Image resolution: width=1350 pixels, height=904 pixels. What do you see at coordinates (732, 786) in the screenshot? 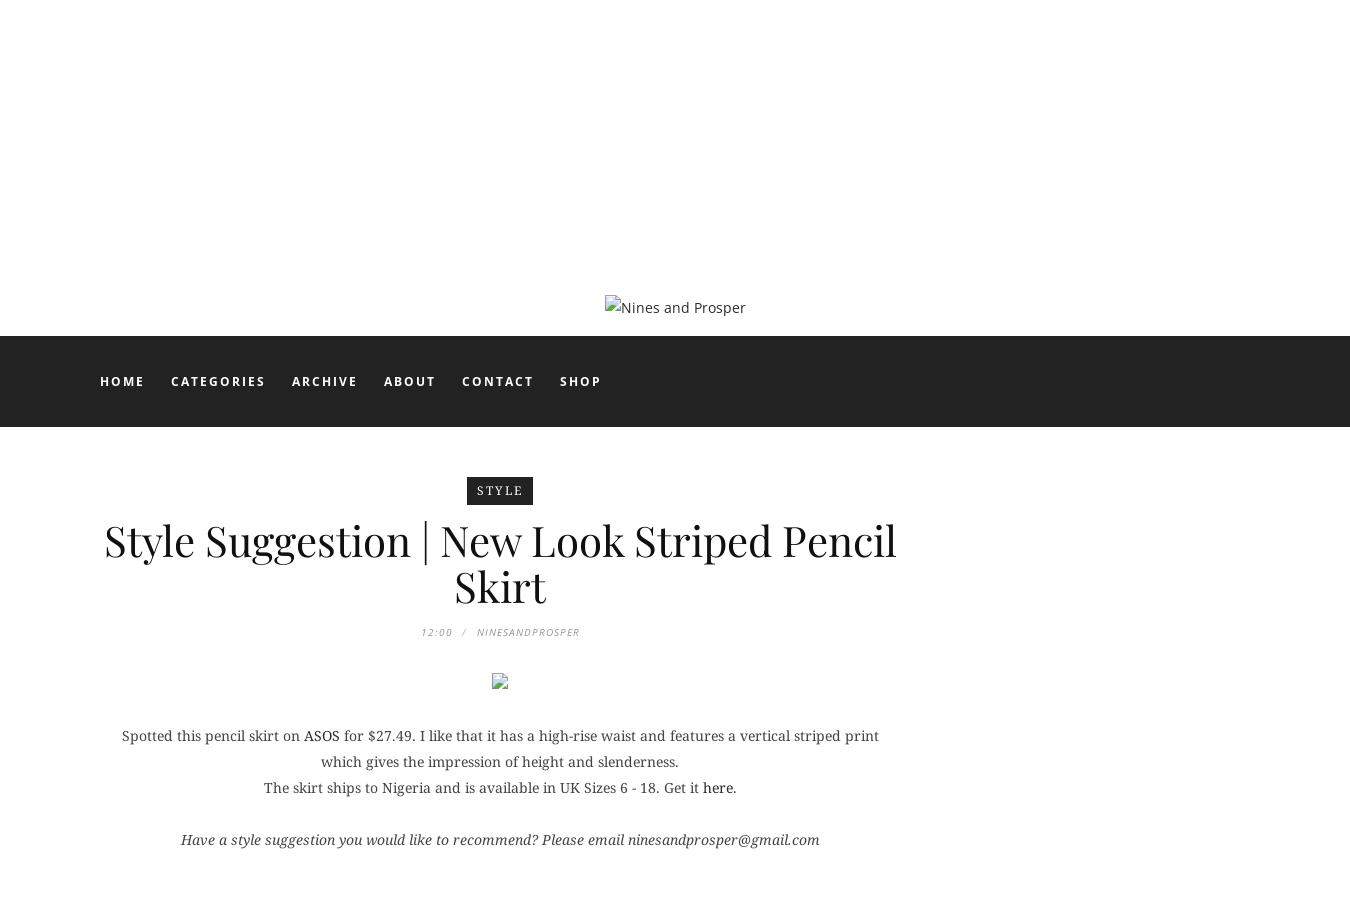
I see `'.'` at bounding box center [732, 786].